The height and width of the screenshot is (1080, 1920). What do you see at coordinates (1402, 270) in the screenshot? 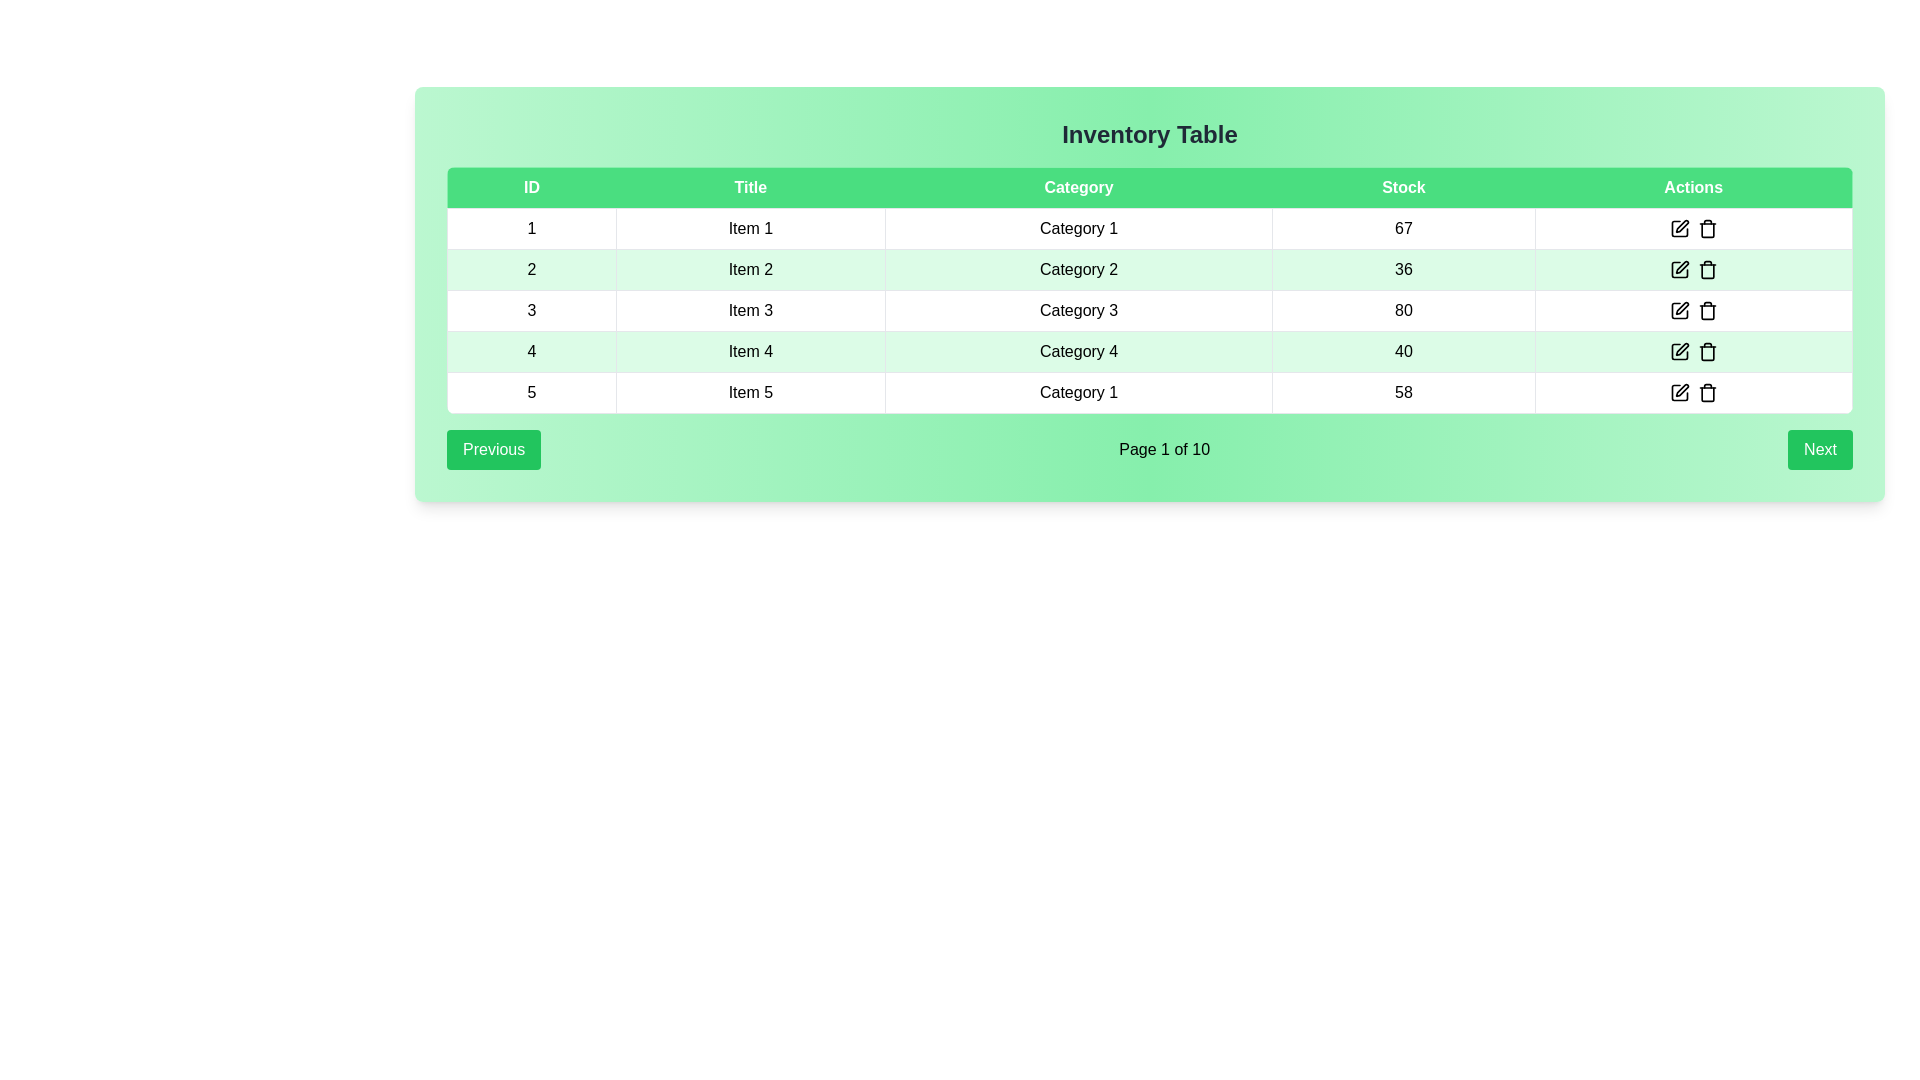
I see `the stock value cell in the fourth column of the second row of the table for 'Item 2' and 'Category 2'` at bounding box center [1402, 270].